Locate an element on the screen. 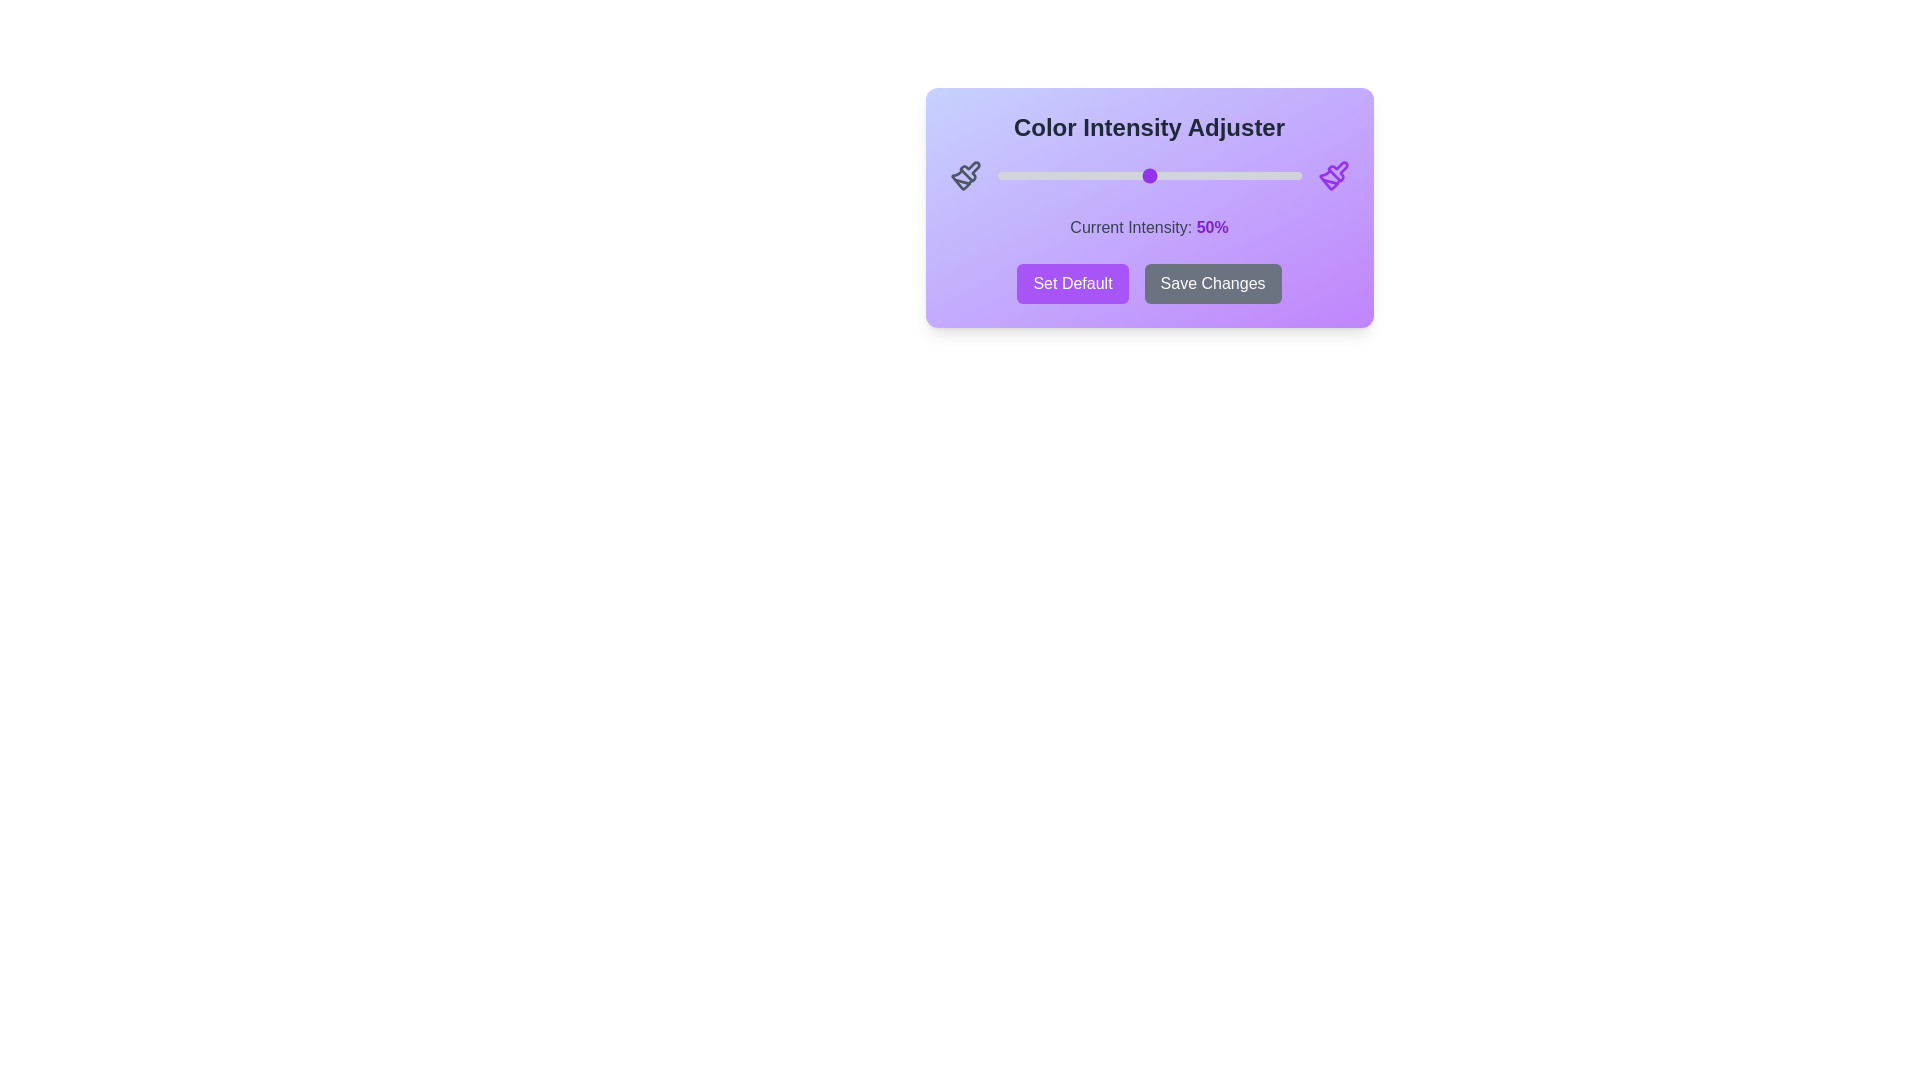  the slider to 0% to adjust the color intensity is located at coordinates (997, 175).